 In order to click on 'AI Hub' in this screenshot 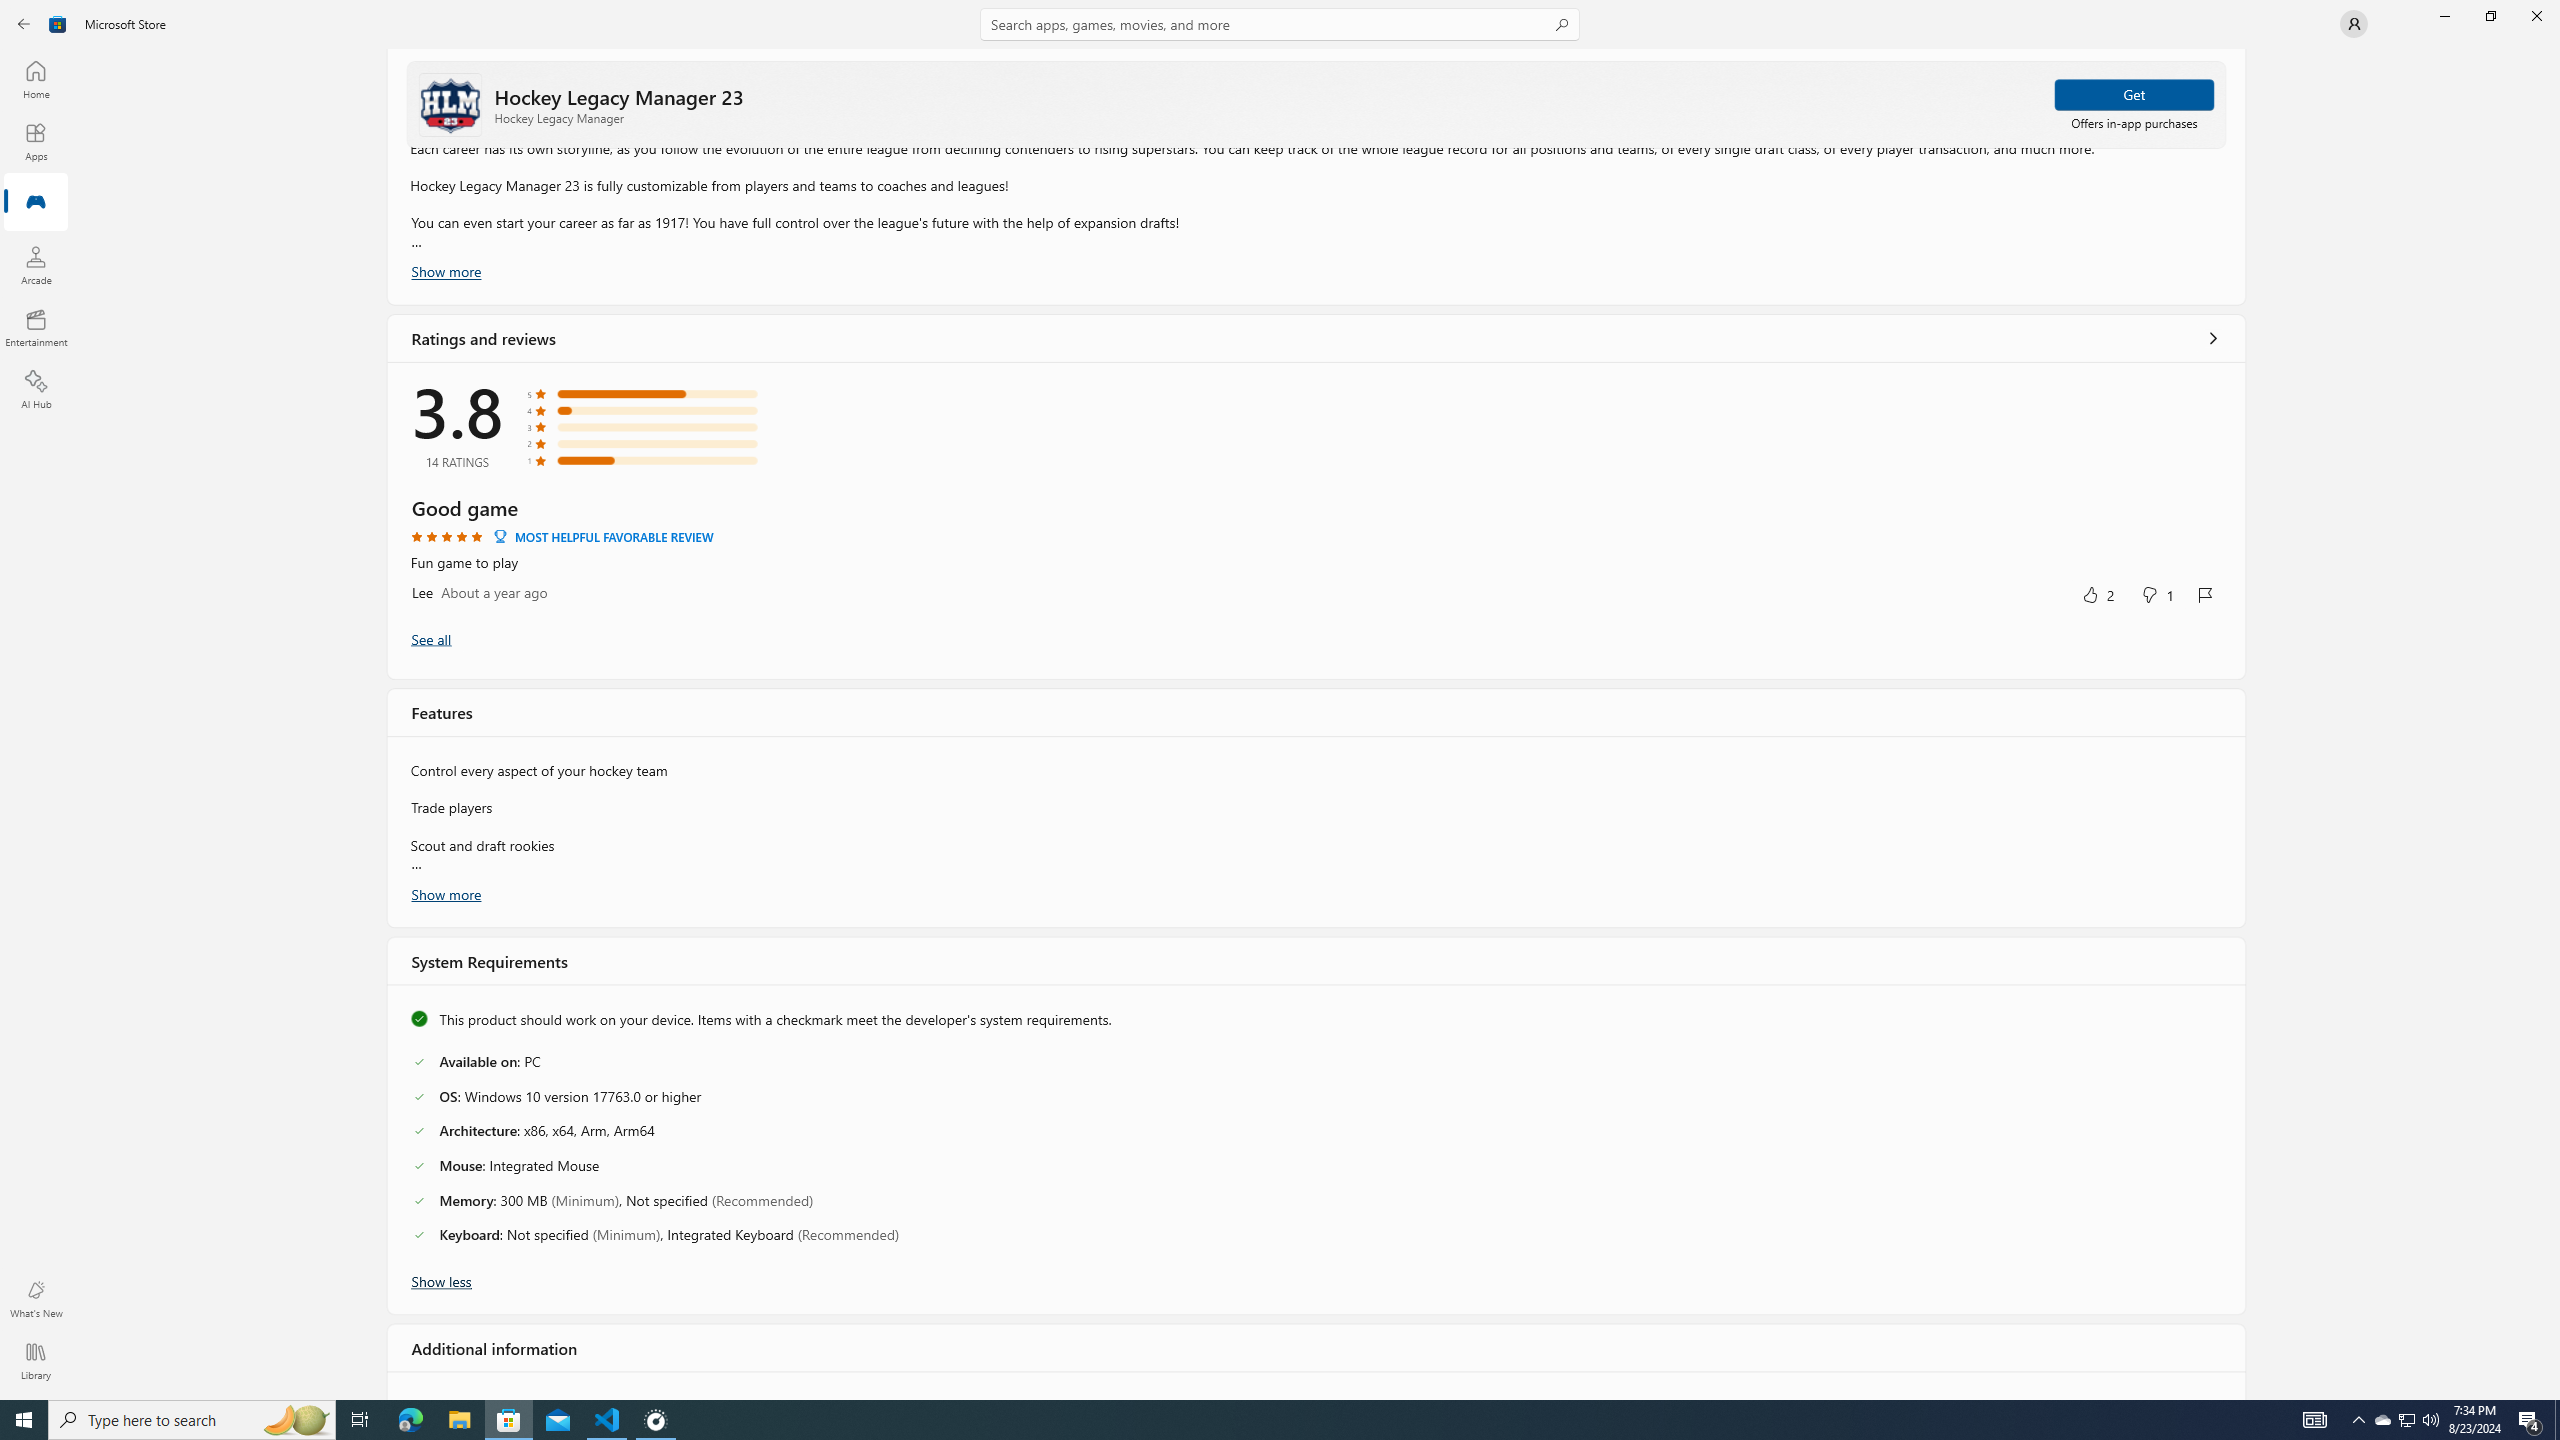, I will do `click(34, 388)`.